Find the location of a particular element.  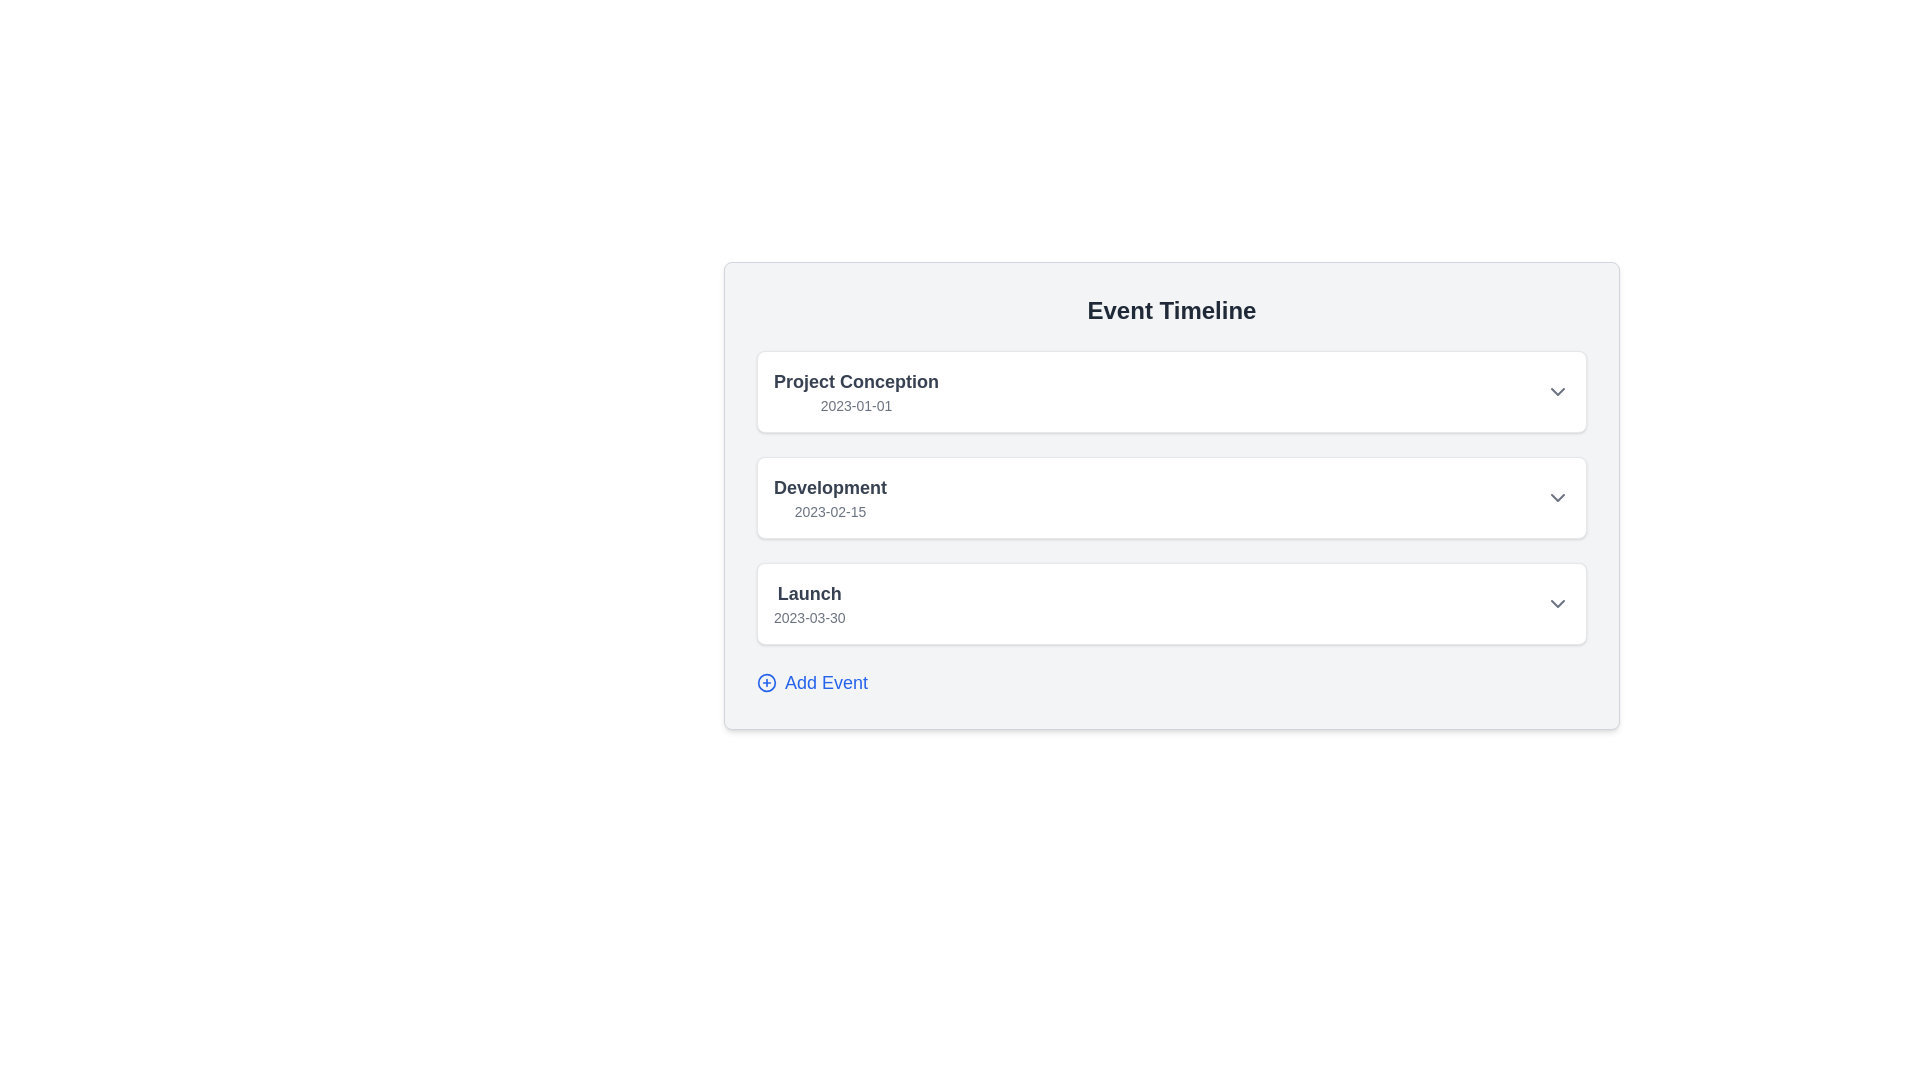

the Chevron icon located on the far right side of the 'Launch' event dated '2023-03-30' in the 'Event Timeline' interface is located at coordinates (1557, 603).